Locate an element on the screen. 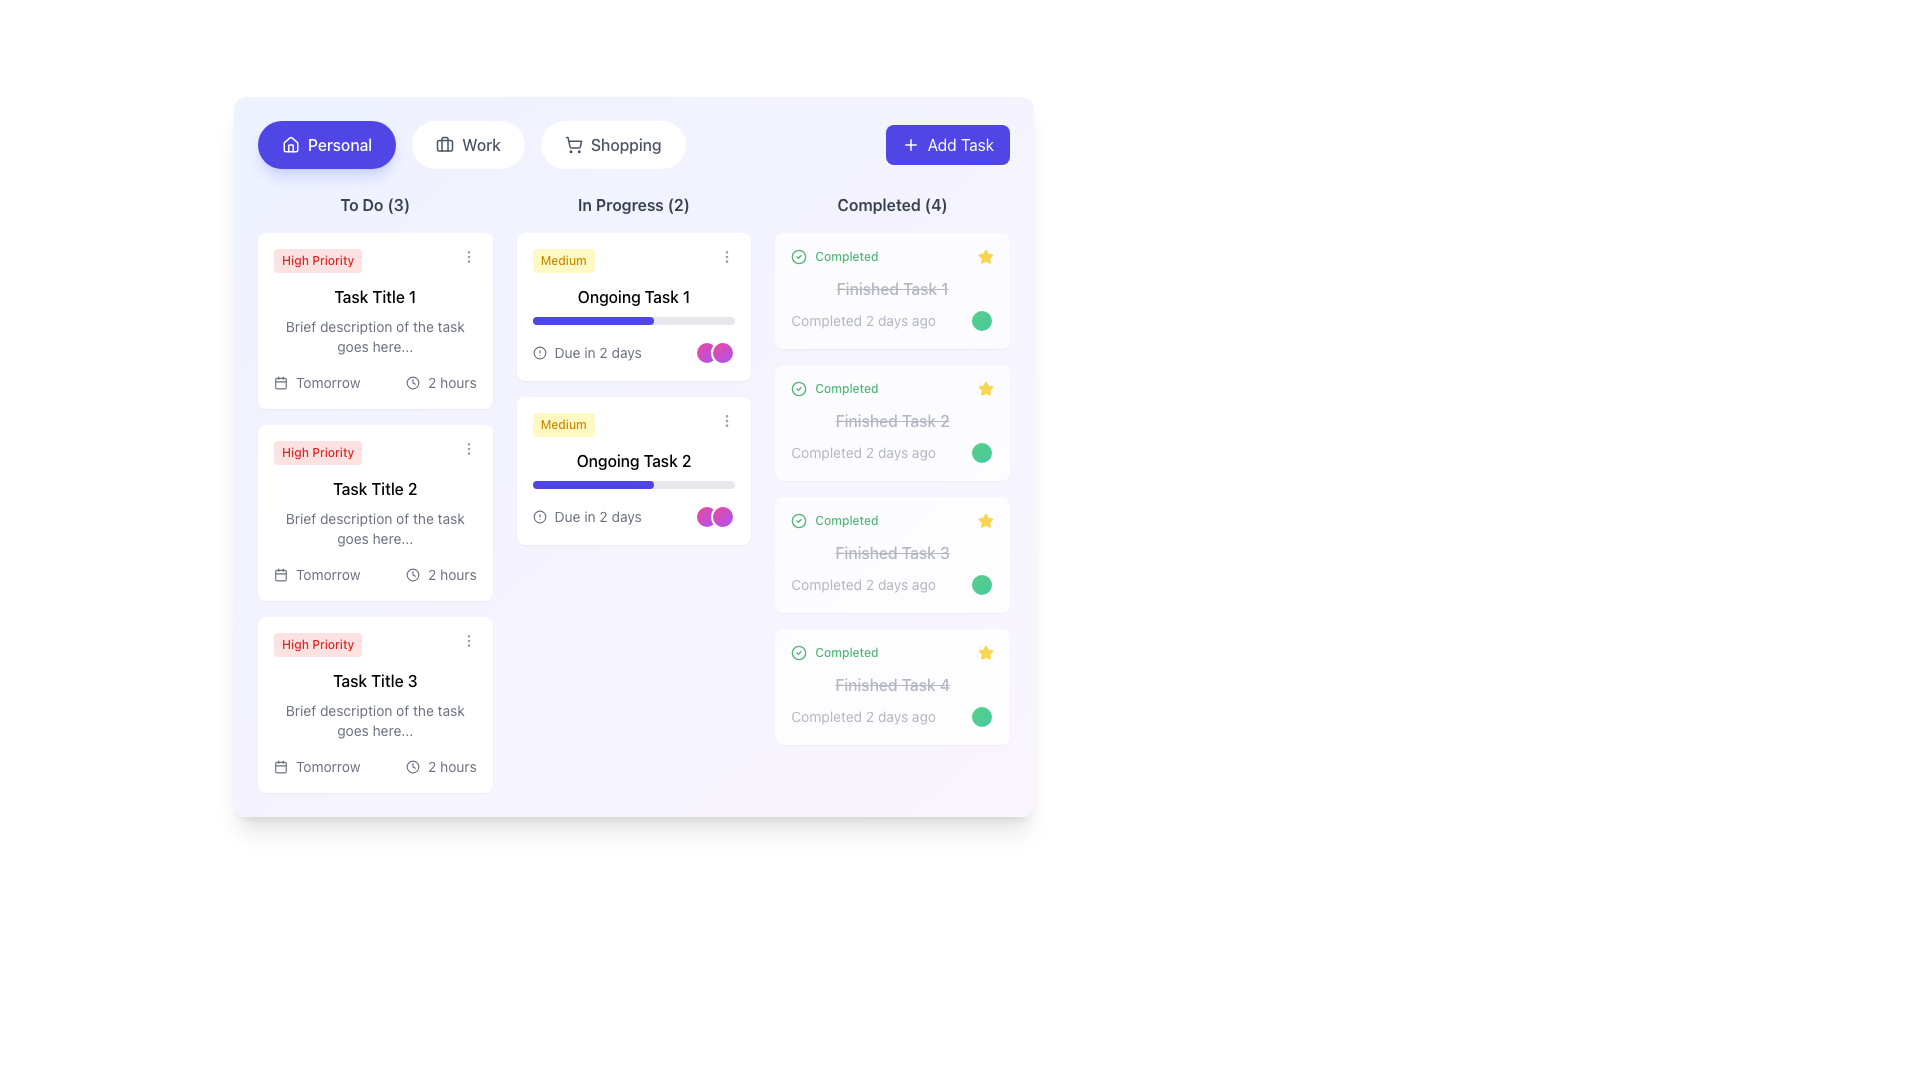  text label indicating the third completed task in the Completed tasks section of the application is located at coordinates (891, 552).